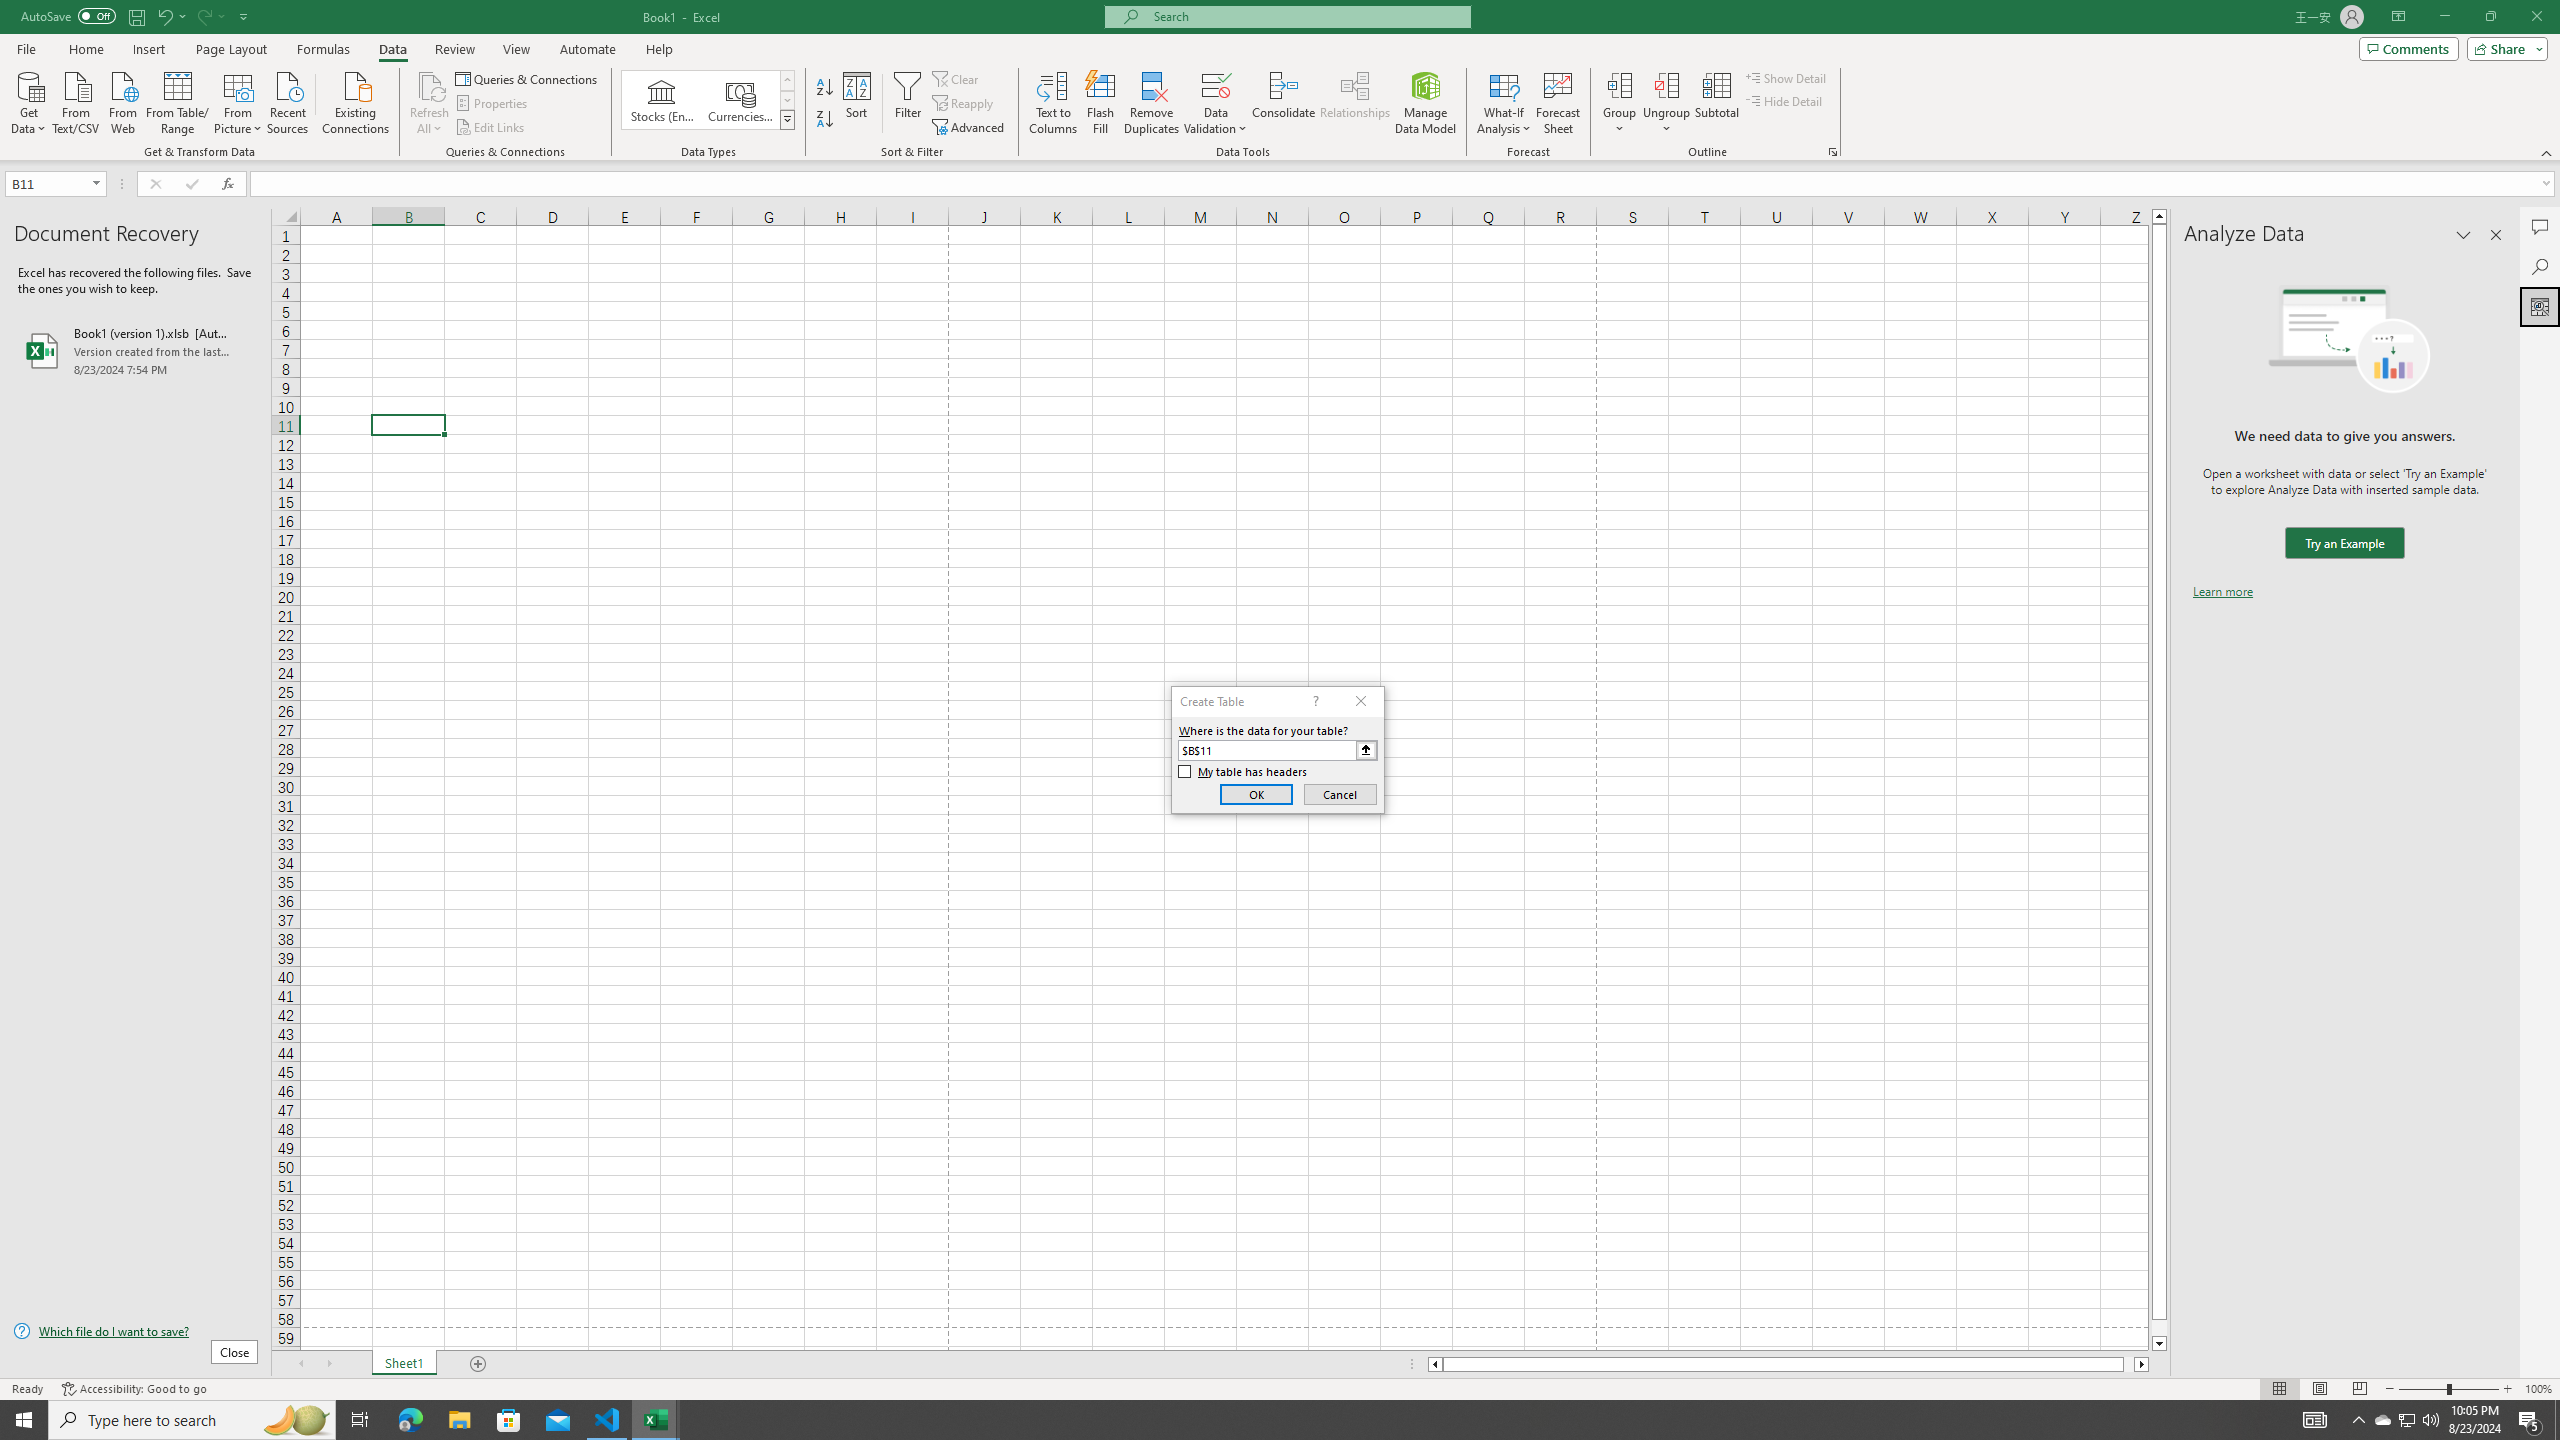 The height and width of the screenshot is (1440, 2560). Describe the element at coordinates (135, 16) in the screenshot. I see `'Quick Access Toolbar'` at that location.